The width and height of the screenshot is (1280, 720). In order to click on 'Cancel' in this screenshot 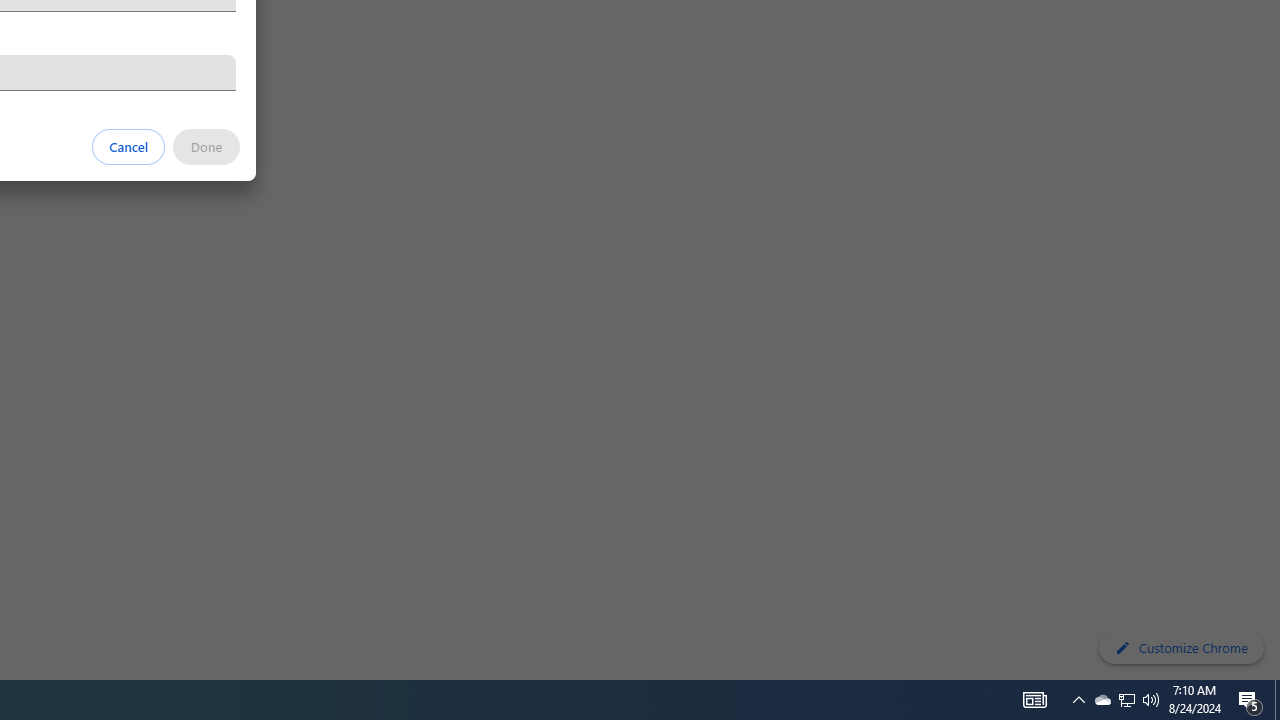, I will do `click(128, 145)`.